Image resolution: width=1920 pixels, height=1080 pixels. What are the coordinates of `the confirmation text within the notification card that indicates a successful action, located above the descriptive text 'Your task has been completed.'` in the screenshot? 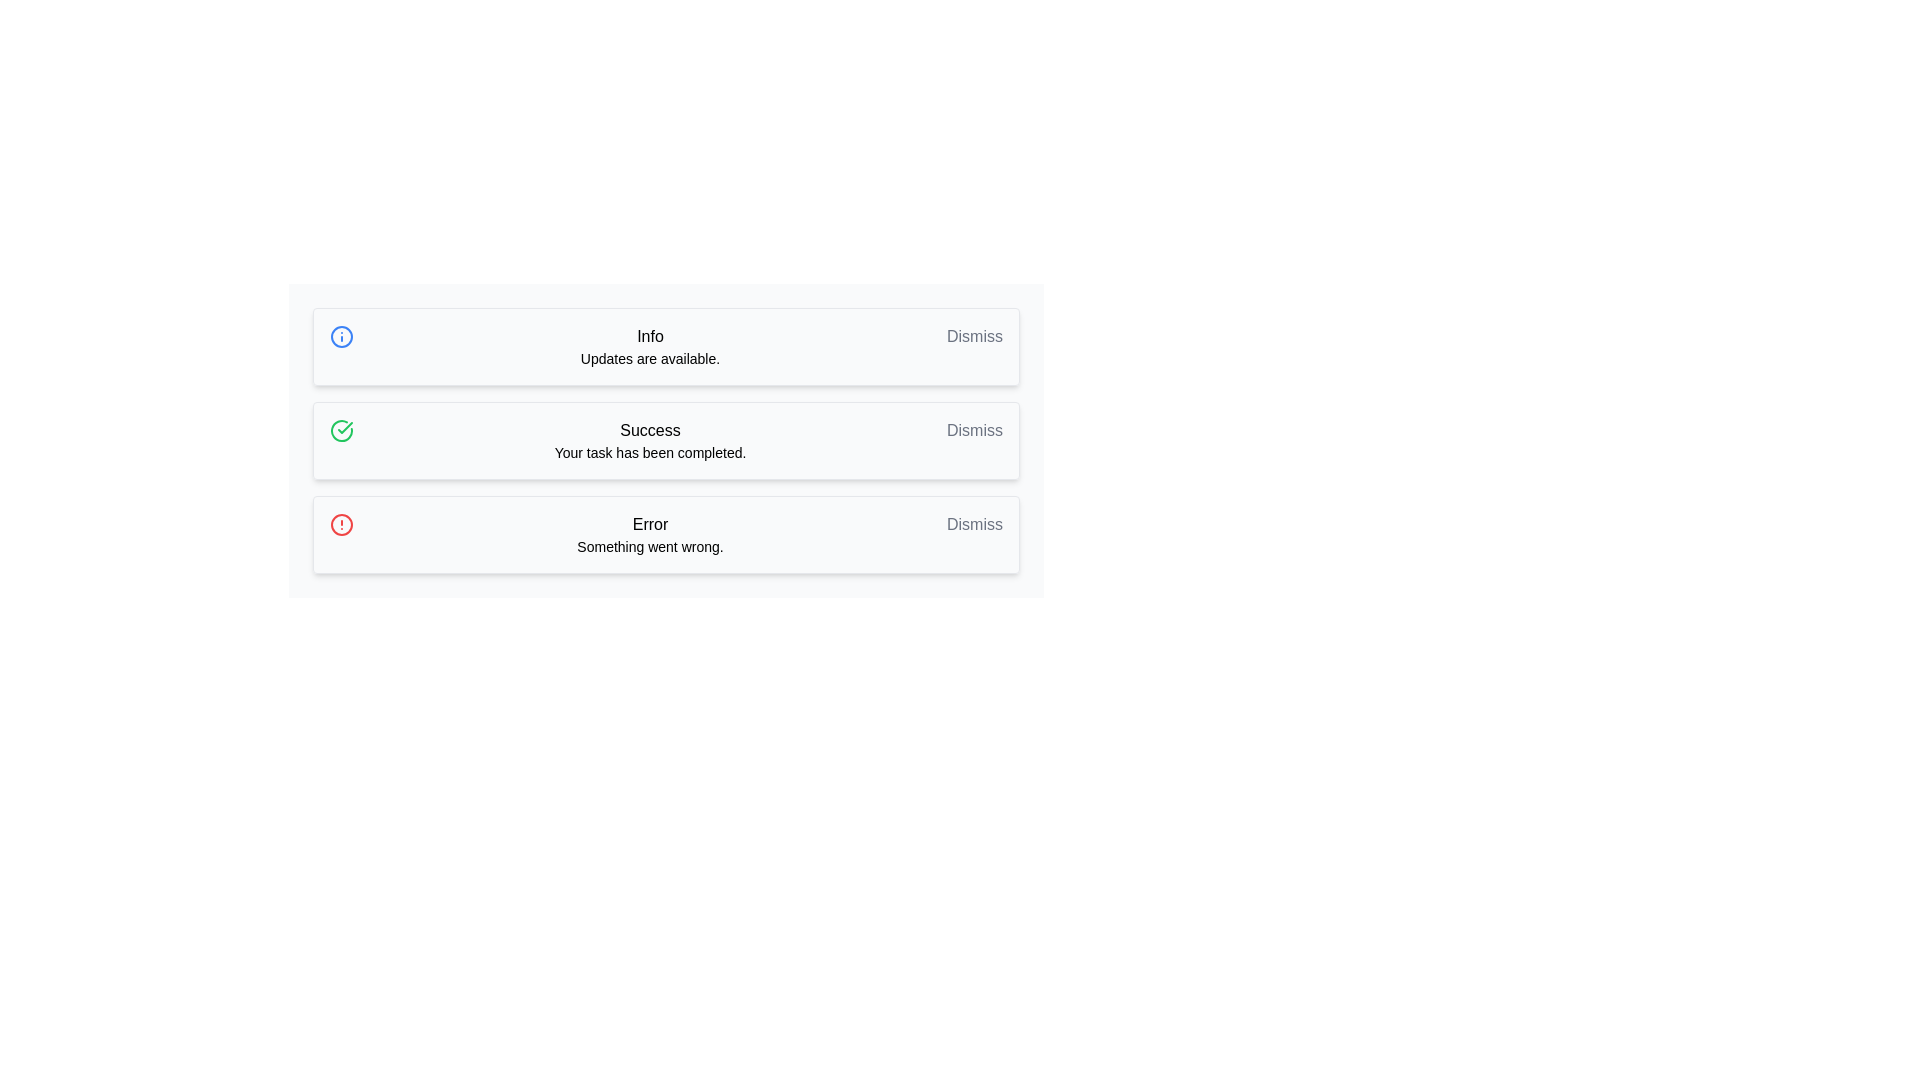 It's located at (650, 430).